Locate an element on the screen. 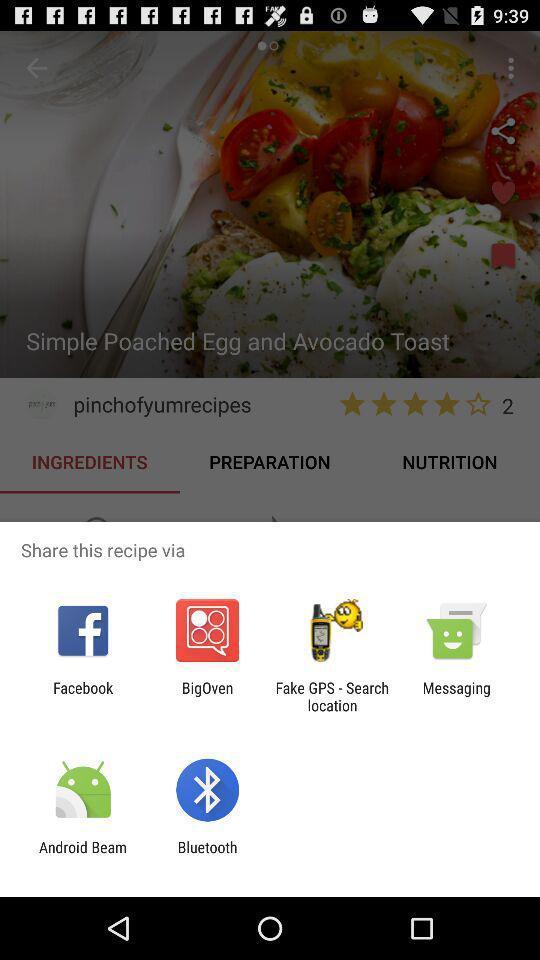 This screenshot has width=540, height=960. the fake gps search is located at coordinates (332, 696).